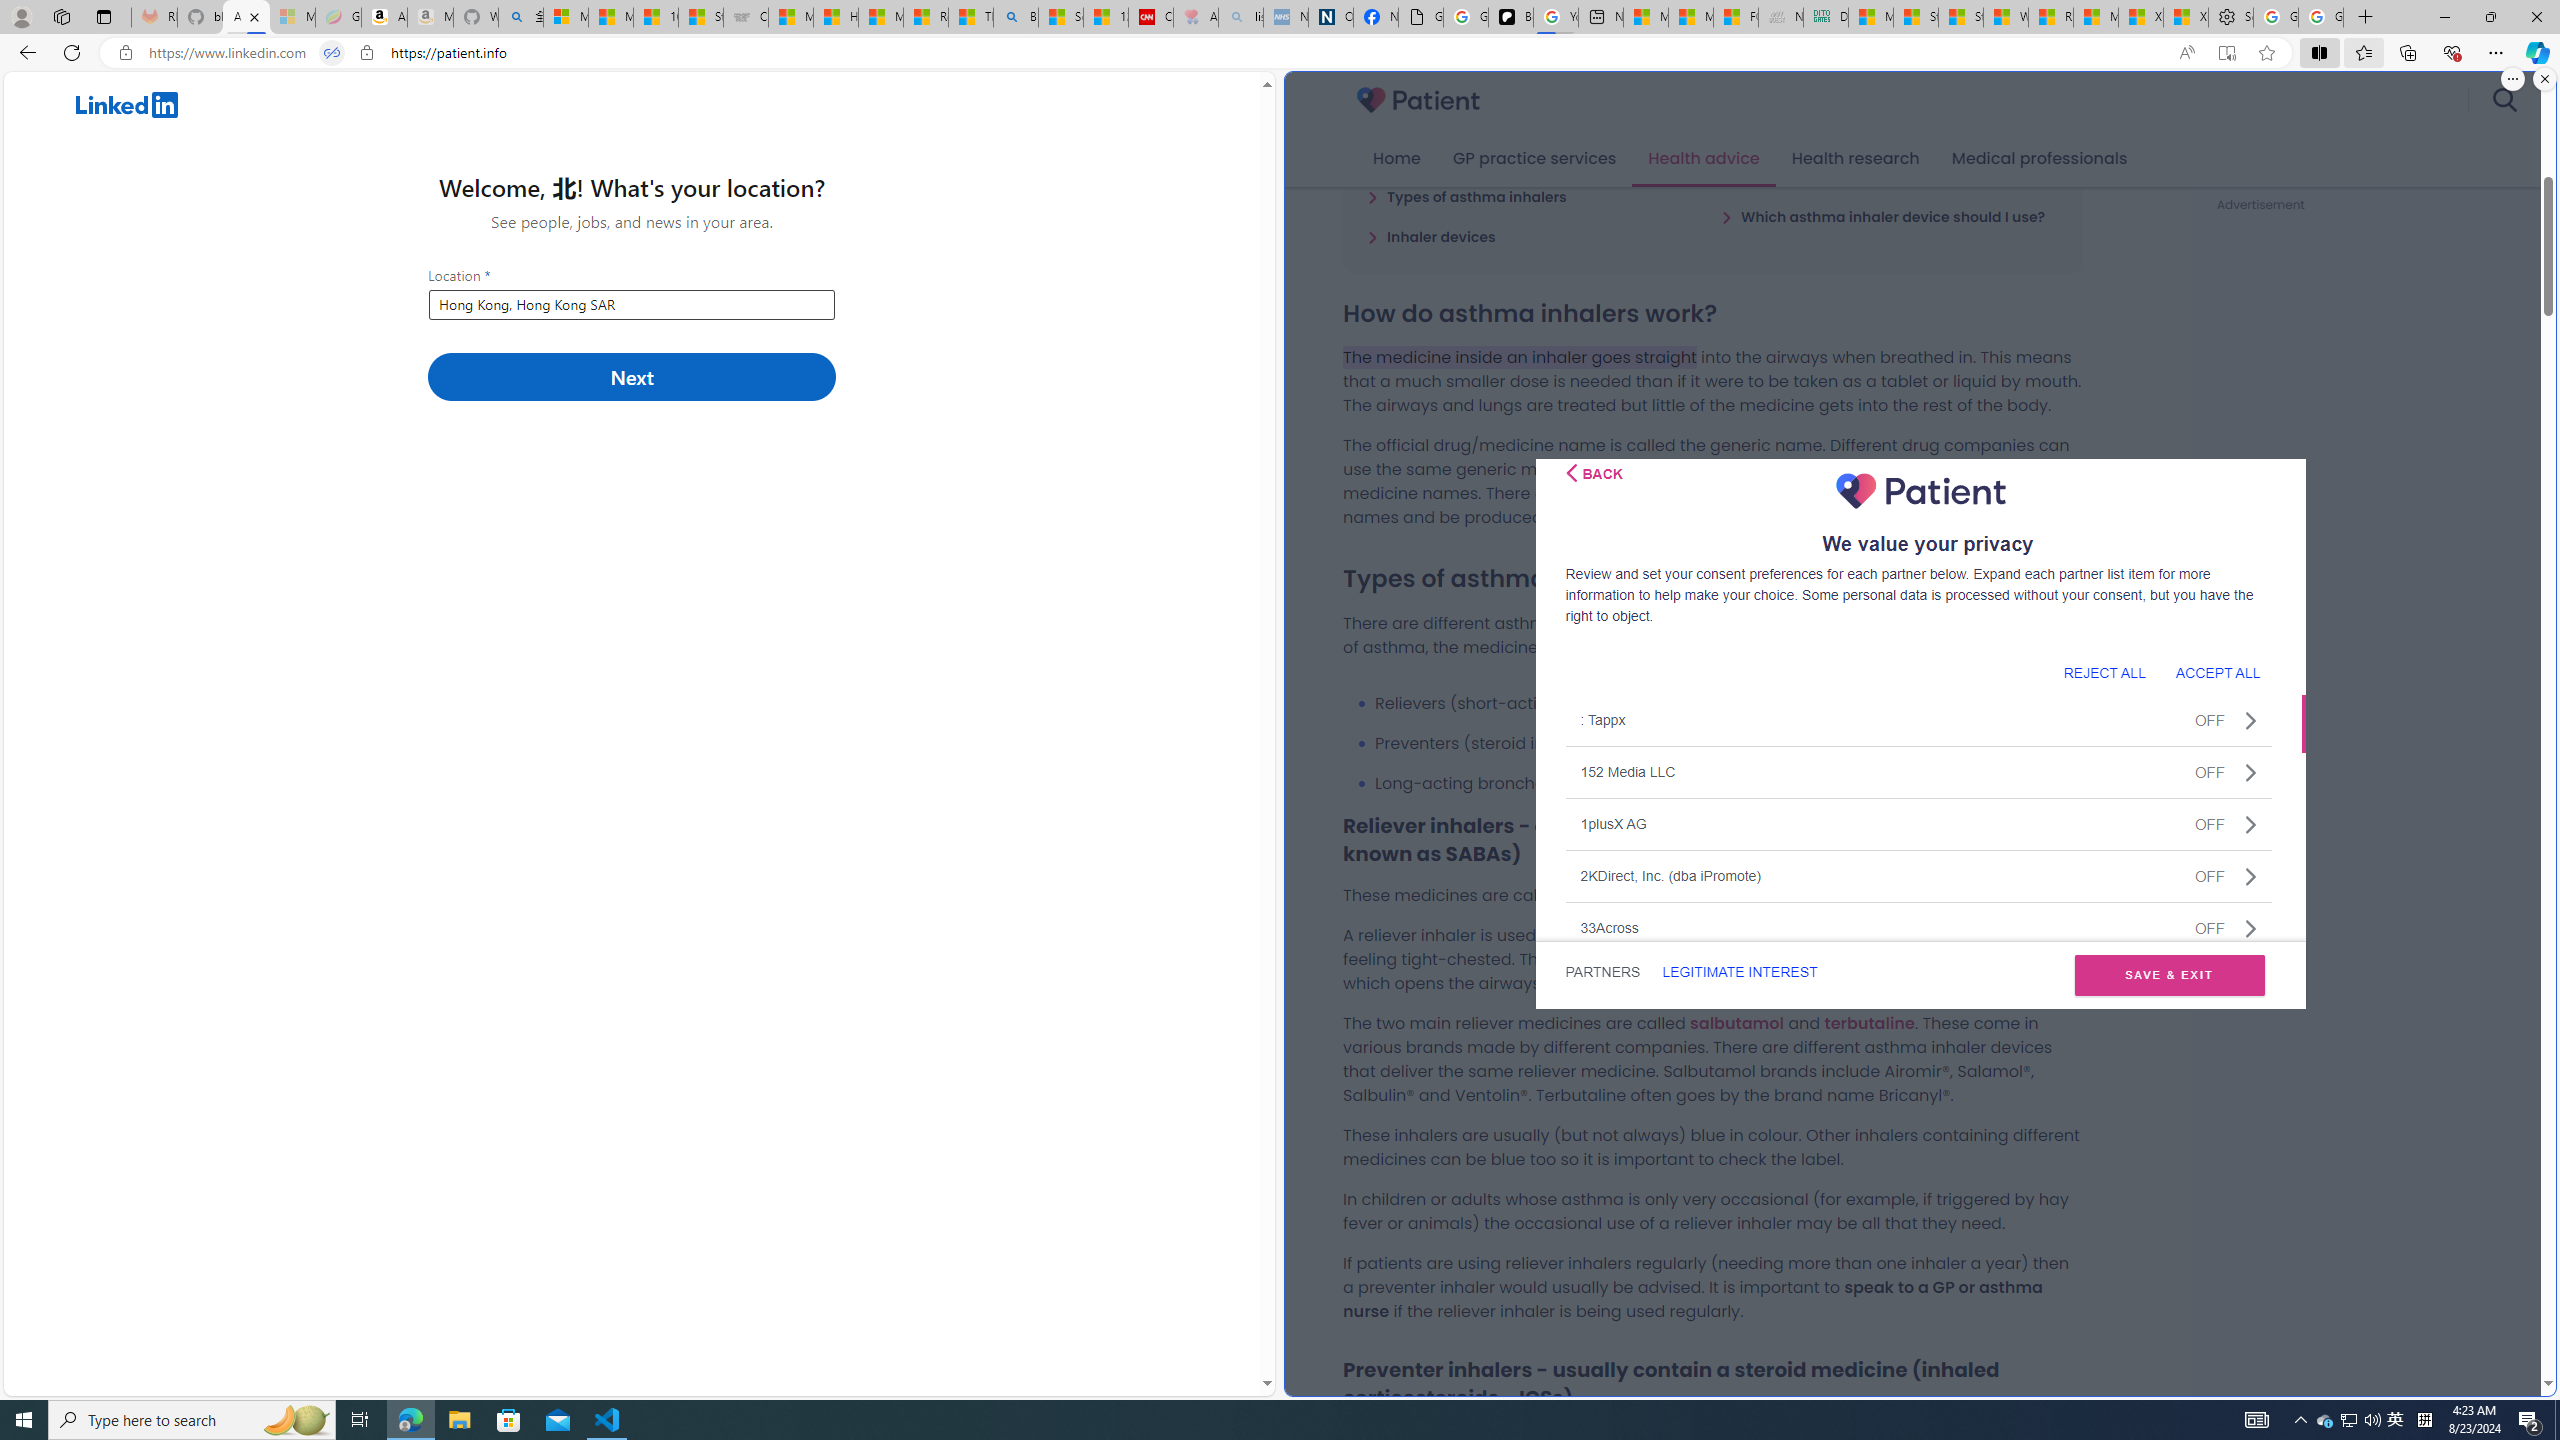  I want to click on 'salbutamol', so click(1736, 1022).